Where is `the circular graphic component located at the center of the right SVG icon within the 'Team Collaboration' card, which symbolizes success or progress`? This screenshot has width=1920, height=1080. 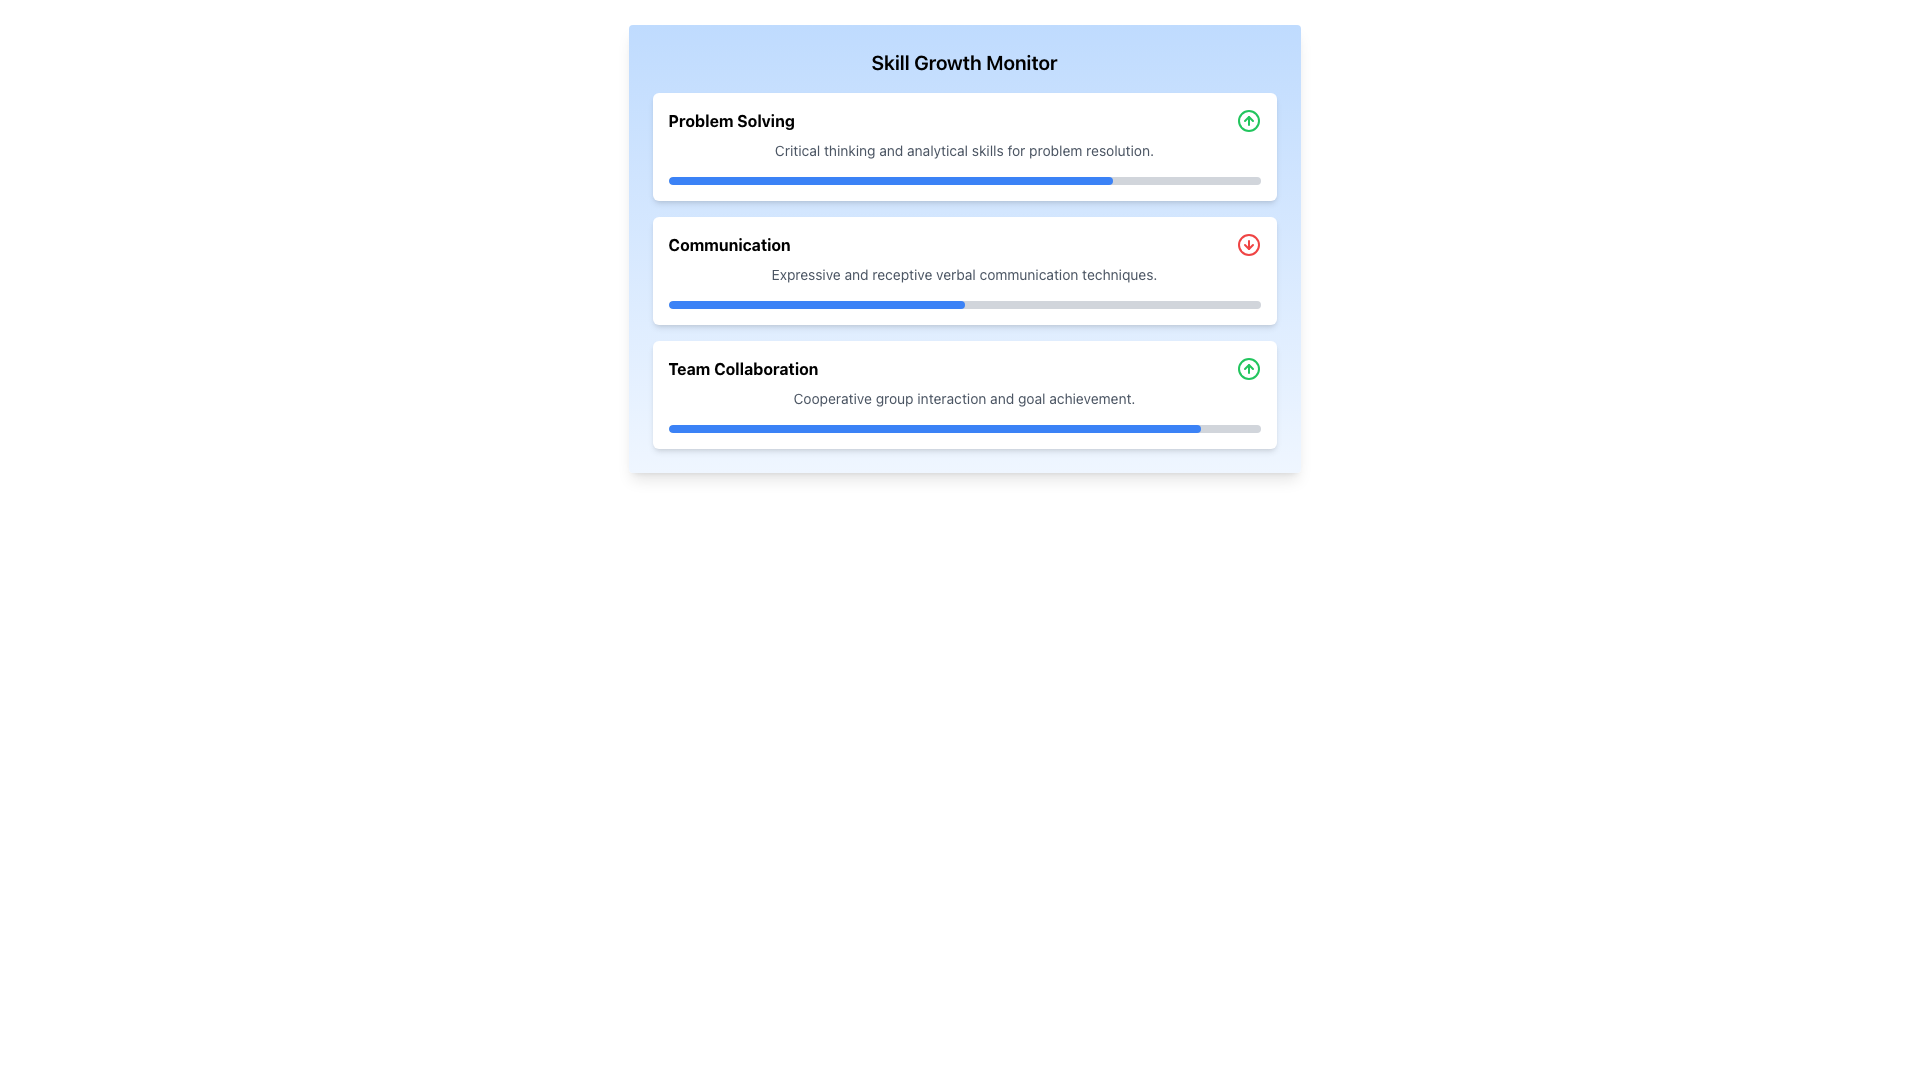
the circular graphic component located at the center of the right SVG icon within the 'Team Collaboration' card, which symbolizes success or progress is located at coordinates (1247, 369).